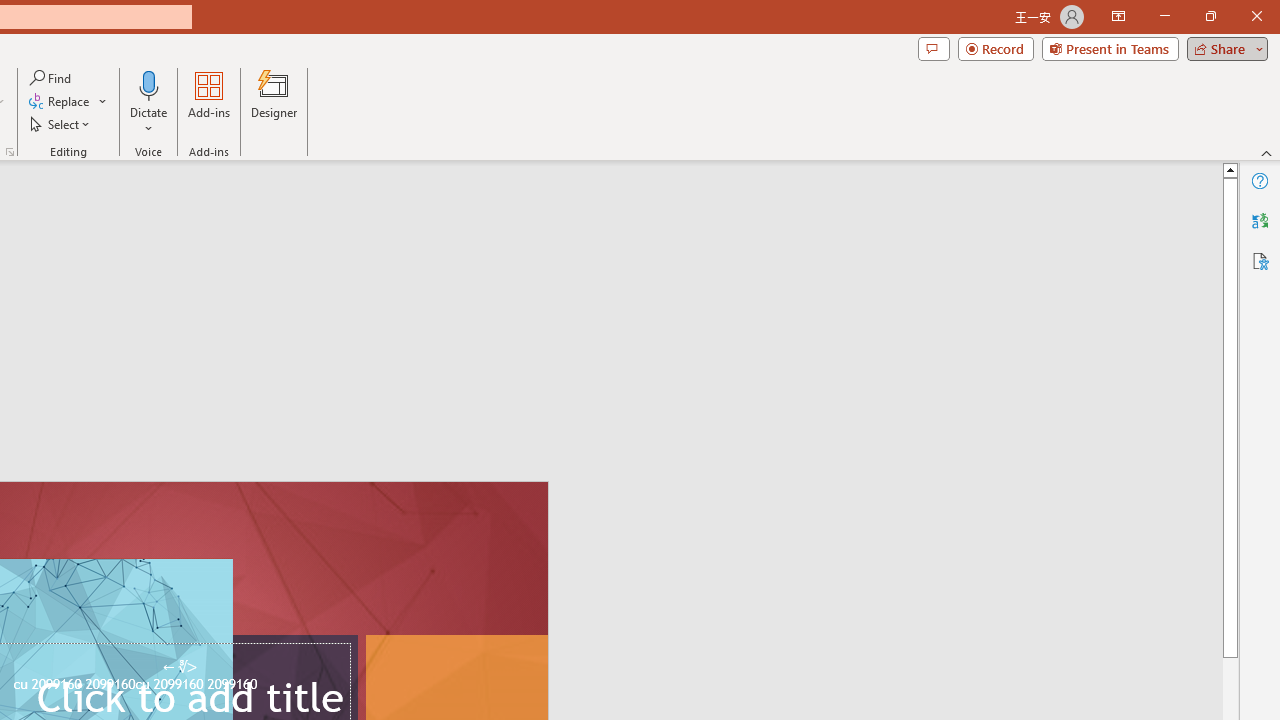  What do you see at coordinates (186, 685) in the screenshot?
I see `'TextBox 61'` at bounding box center [186, 685].